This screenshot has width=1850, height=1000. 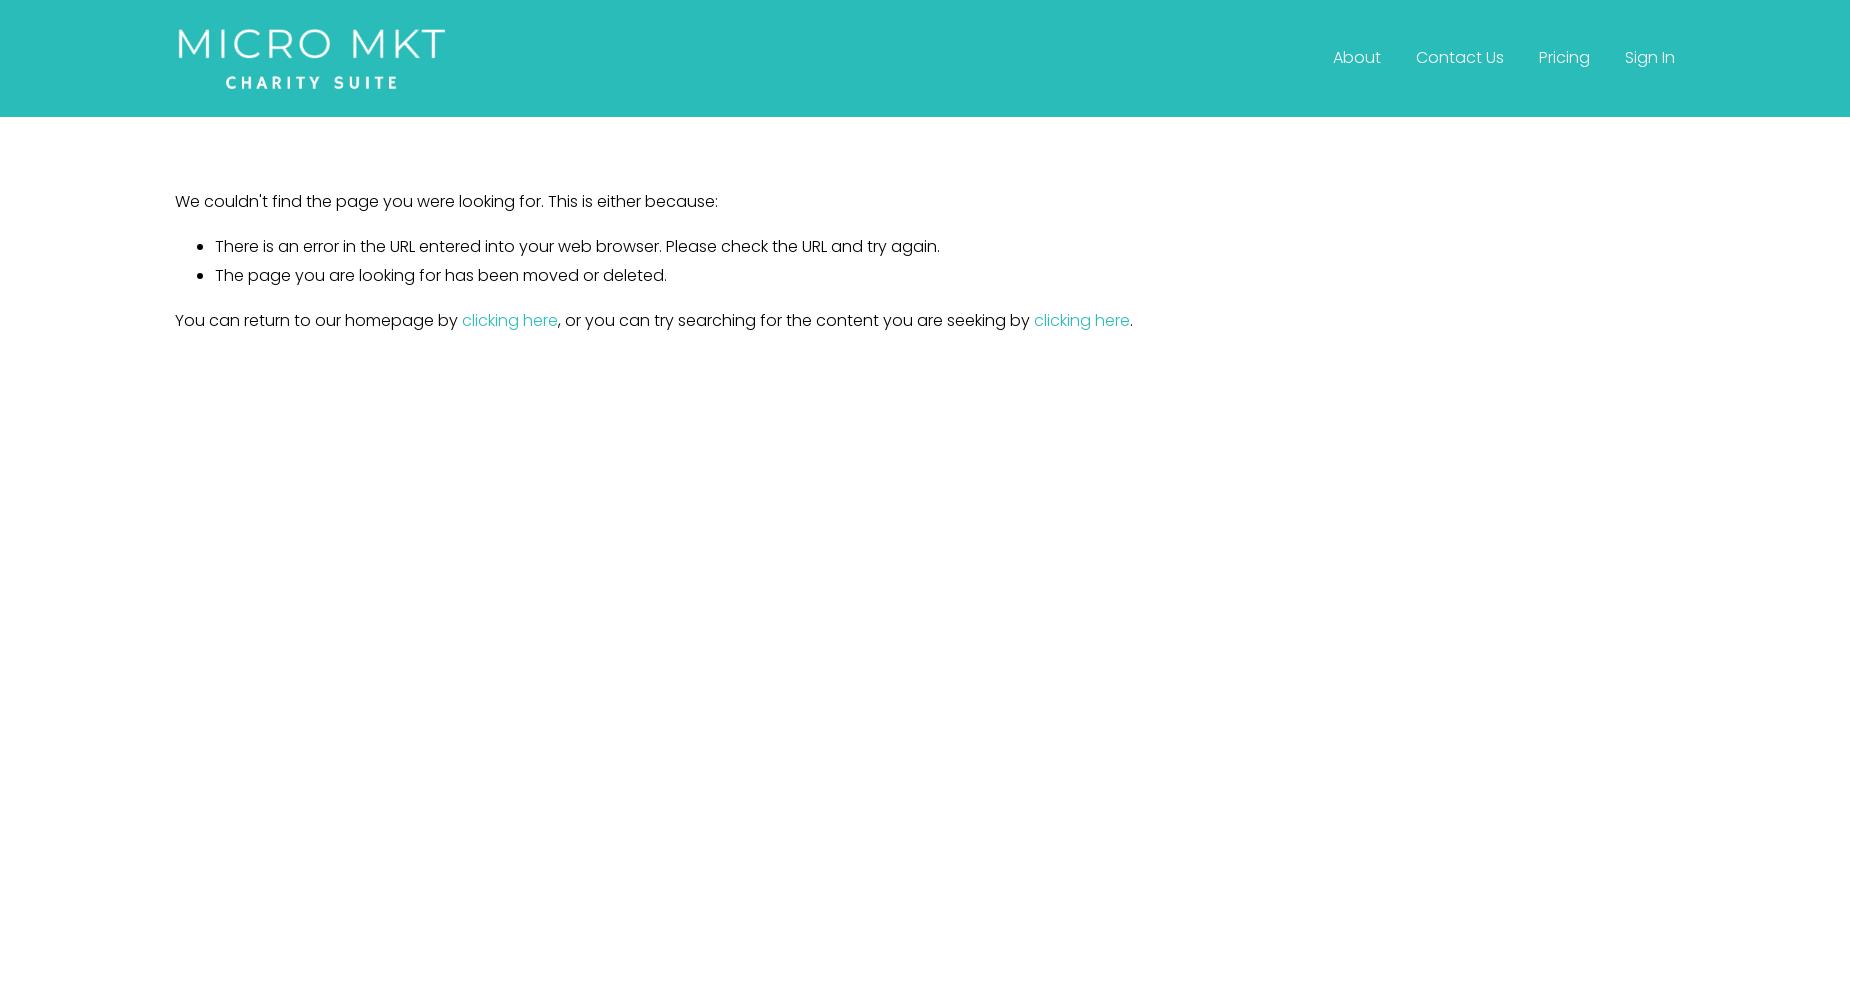 I want to click on 'You can return to our homepage by', so click(x=174, y=318).